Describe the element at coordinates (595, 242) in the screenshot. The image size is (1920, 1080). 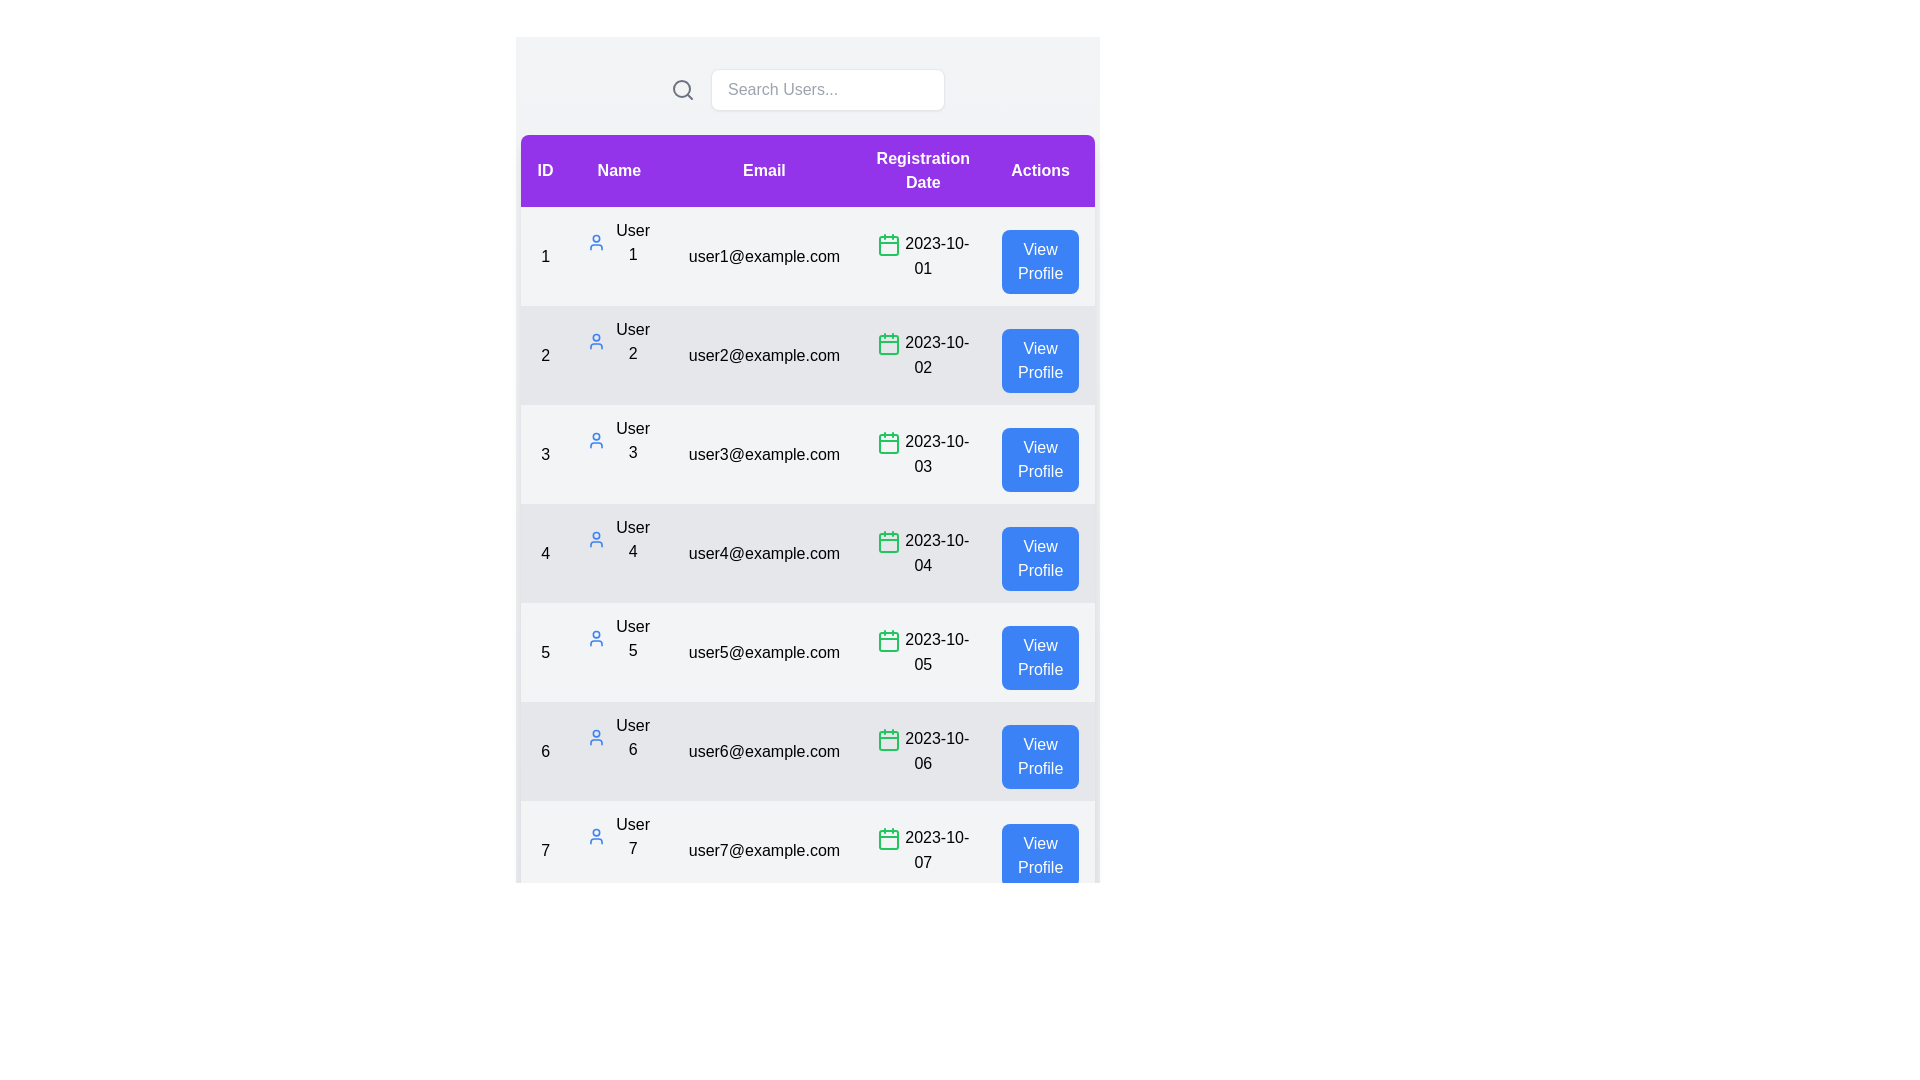
I see `the user profile icon for user 1` at that location.